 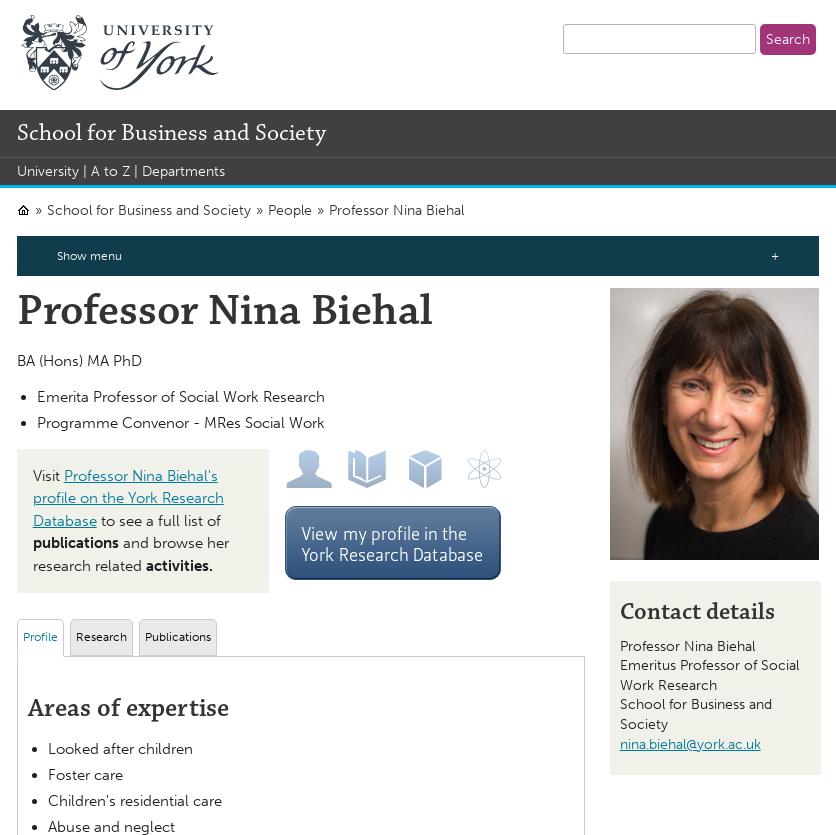 What do you see at coordinates (143, 564) in the screenshot?
I see `'activities.'` at bounding box center [143, 564].